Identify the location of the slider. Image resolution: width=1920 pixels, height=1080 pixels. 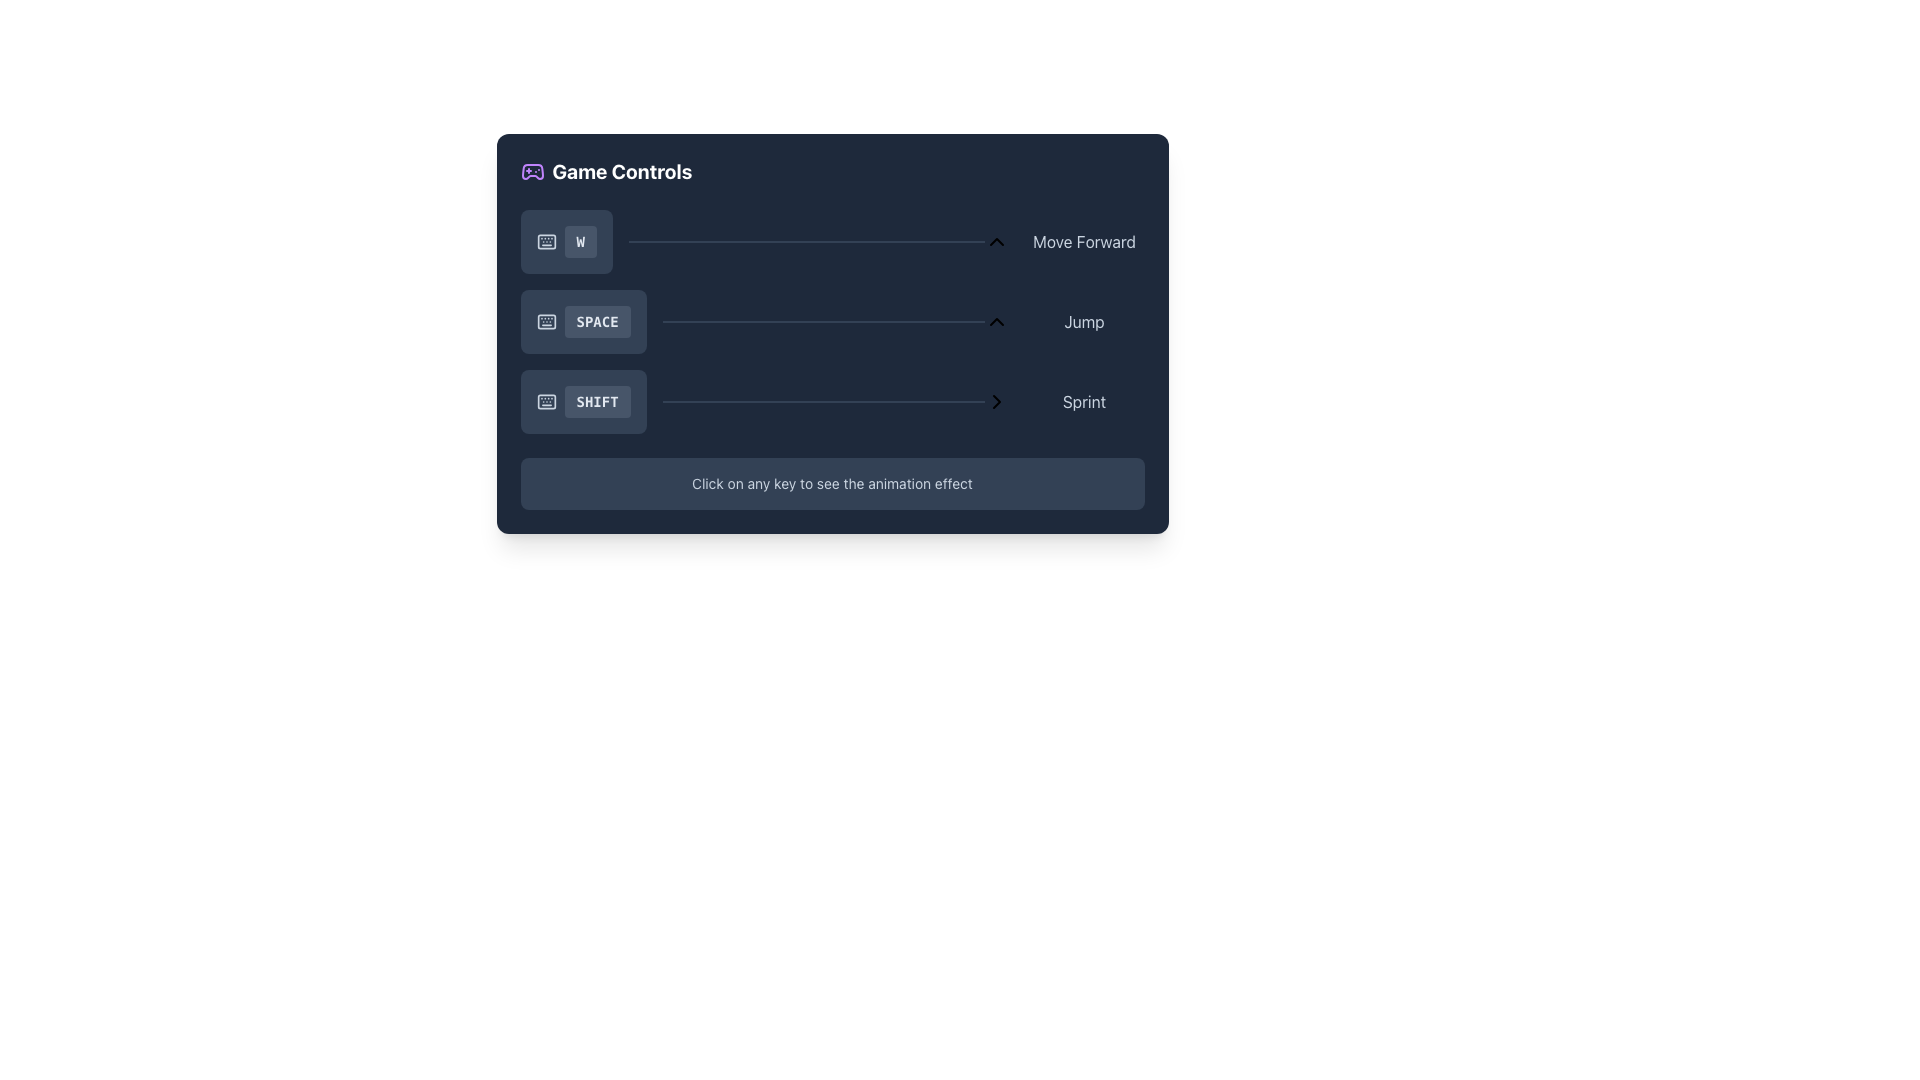
(723, 241).